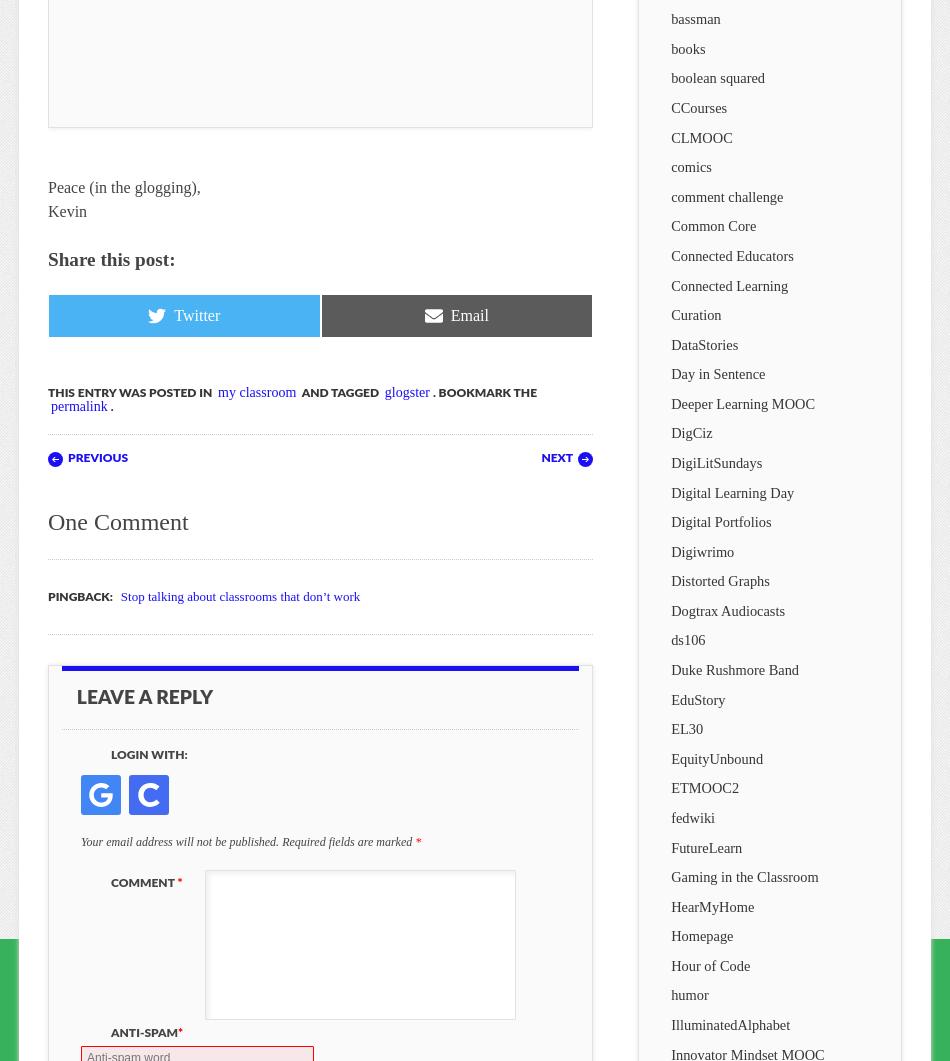  Describe the element at coordinates (687, 638) in the screenshot. I see `'ds106'` at that location.